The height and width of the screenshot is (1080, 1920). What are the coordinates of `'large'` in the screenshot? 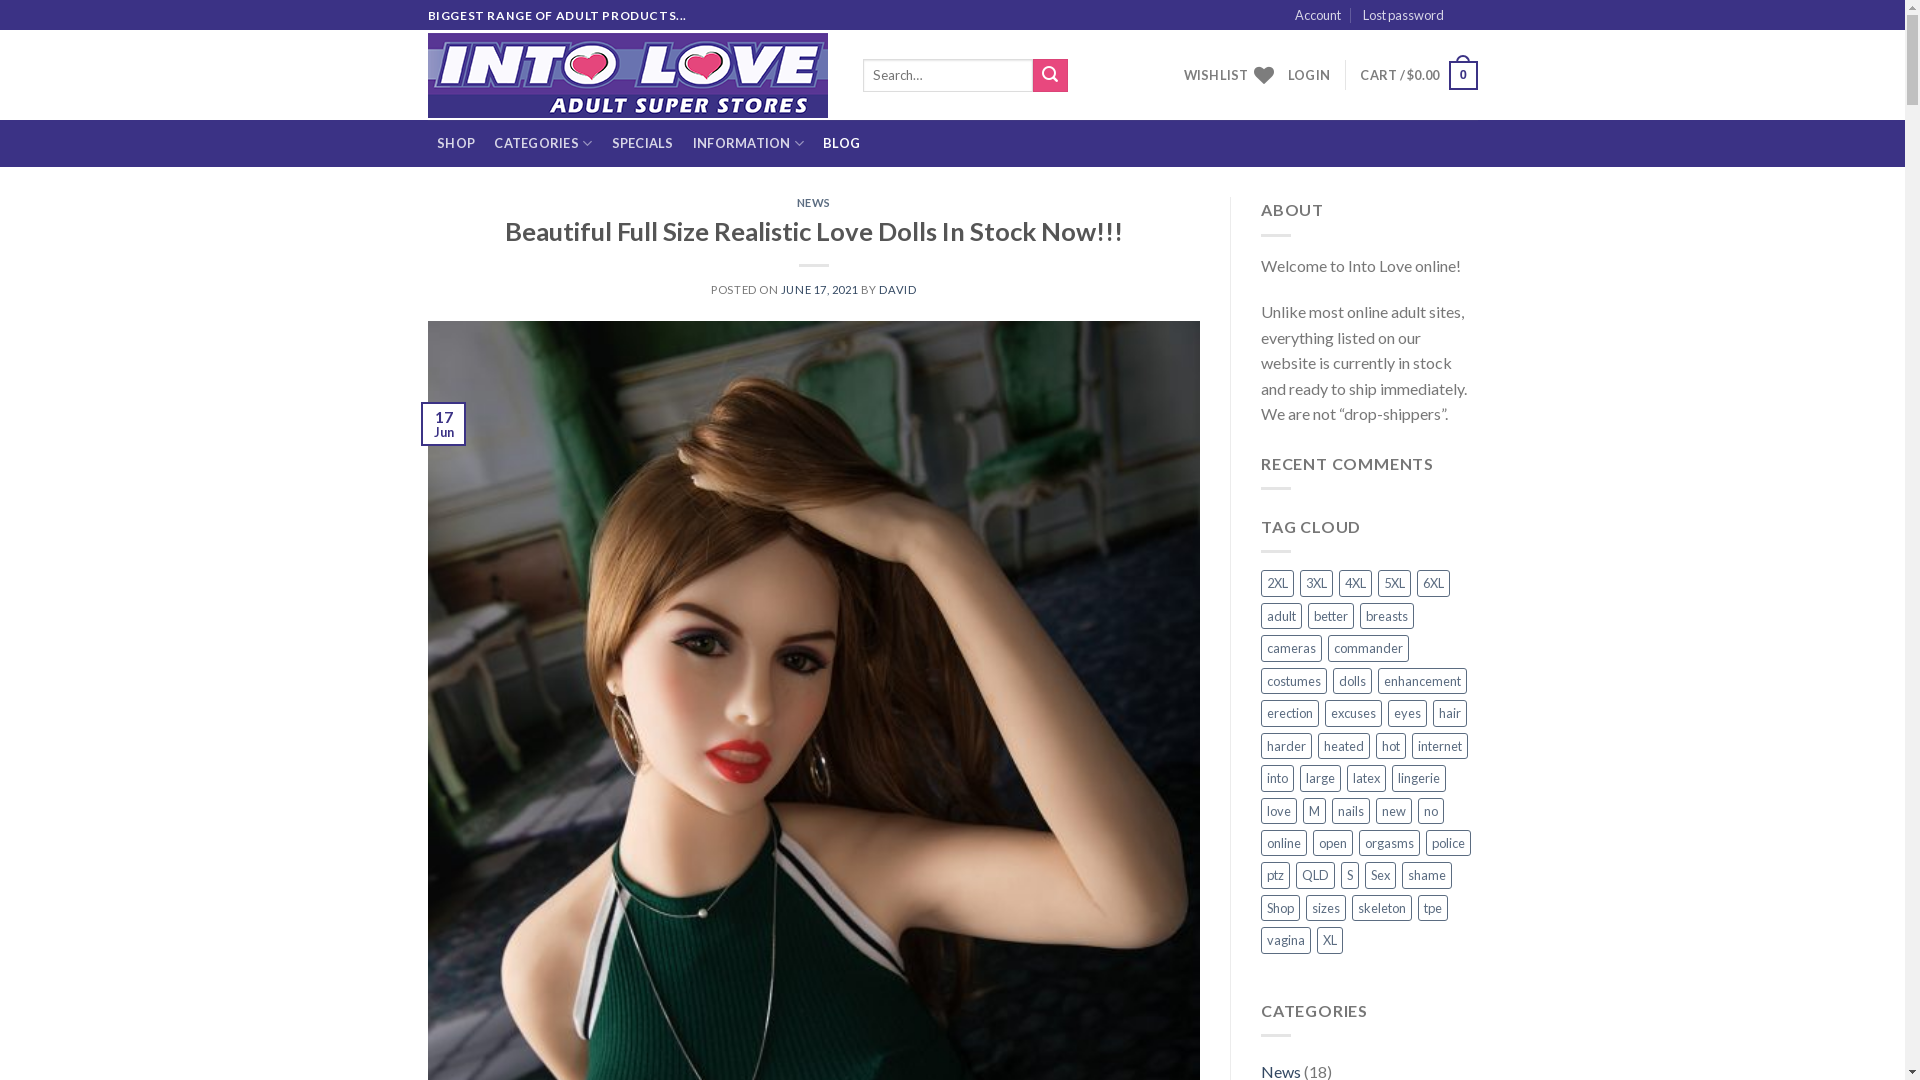 It's located at (1320, 777).